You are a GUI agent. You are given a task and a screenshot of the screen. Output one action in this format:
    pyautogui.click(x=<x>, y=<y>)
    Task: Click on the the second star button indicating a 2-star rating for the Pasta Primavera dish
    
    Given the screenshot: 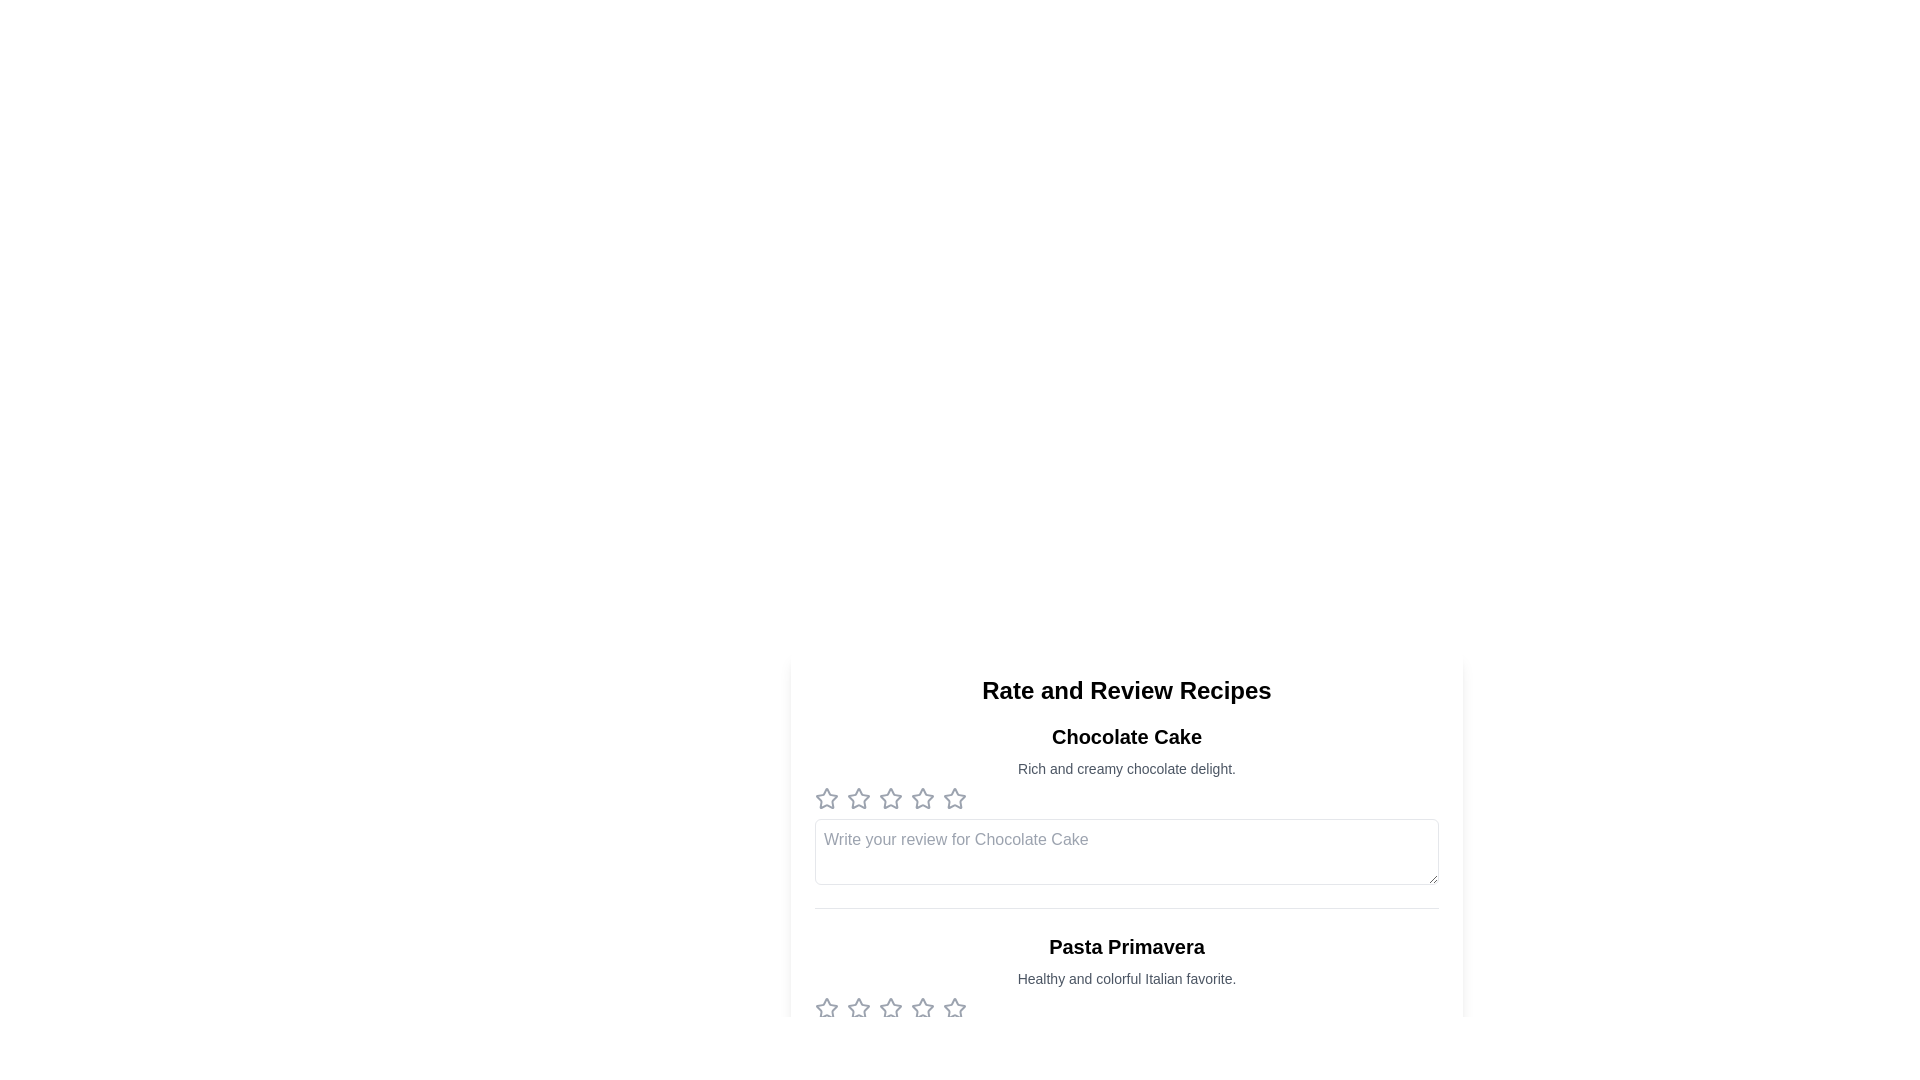 What is the action you would take?
    pyautogui.click(x=859, y=1009)
    